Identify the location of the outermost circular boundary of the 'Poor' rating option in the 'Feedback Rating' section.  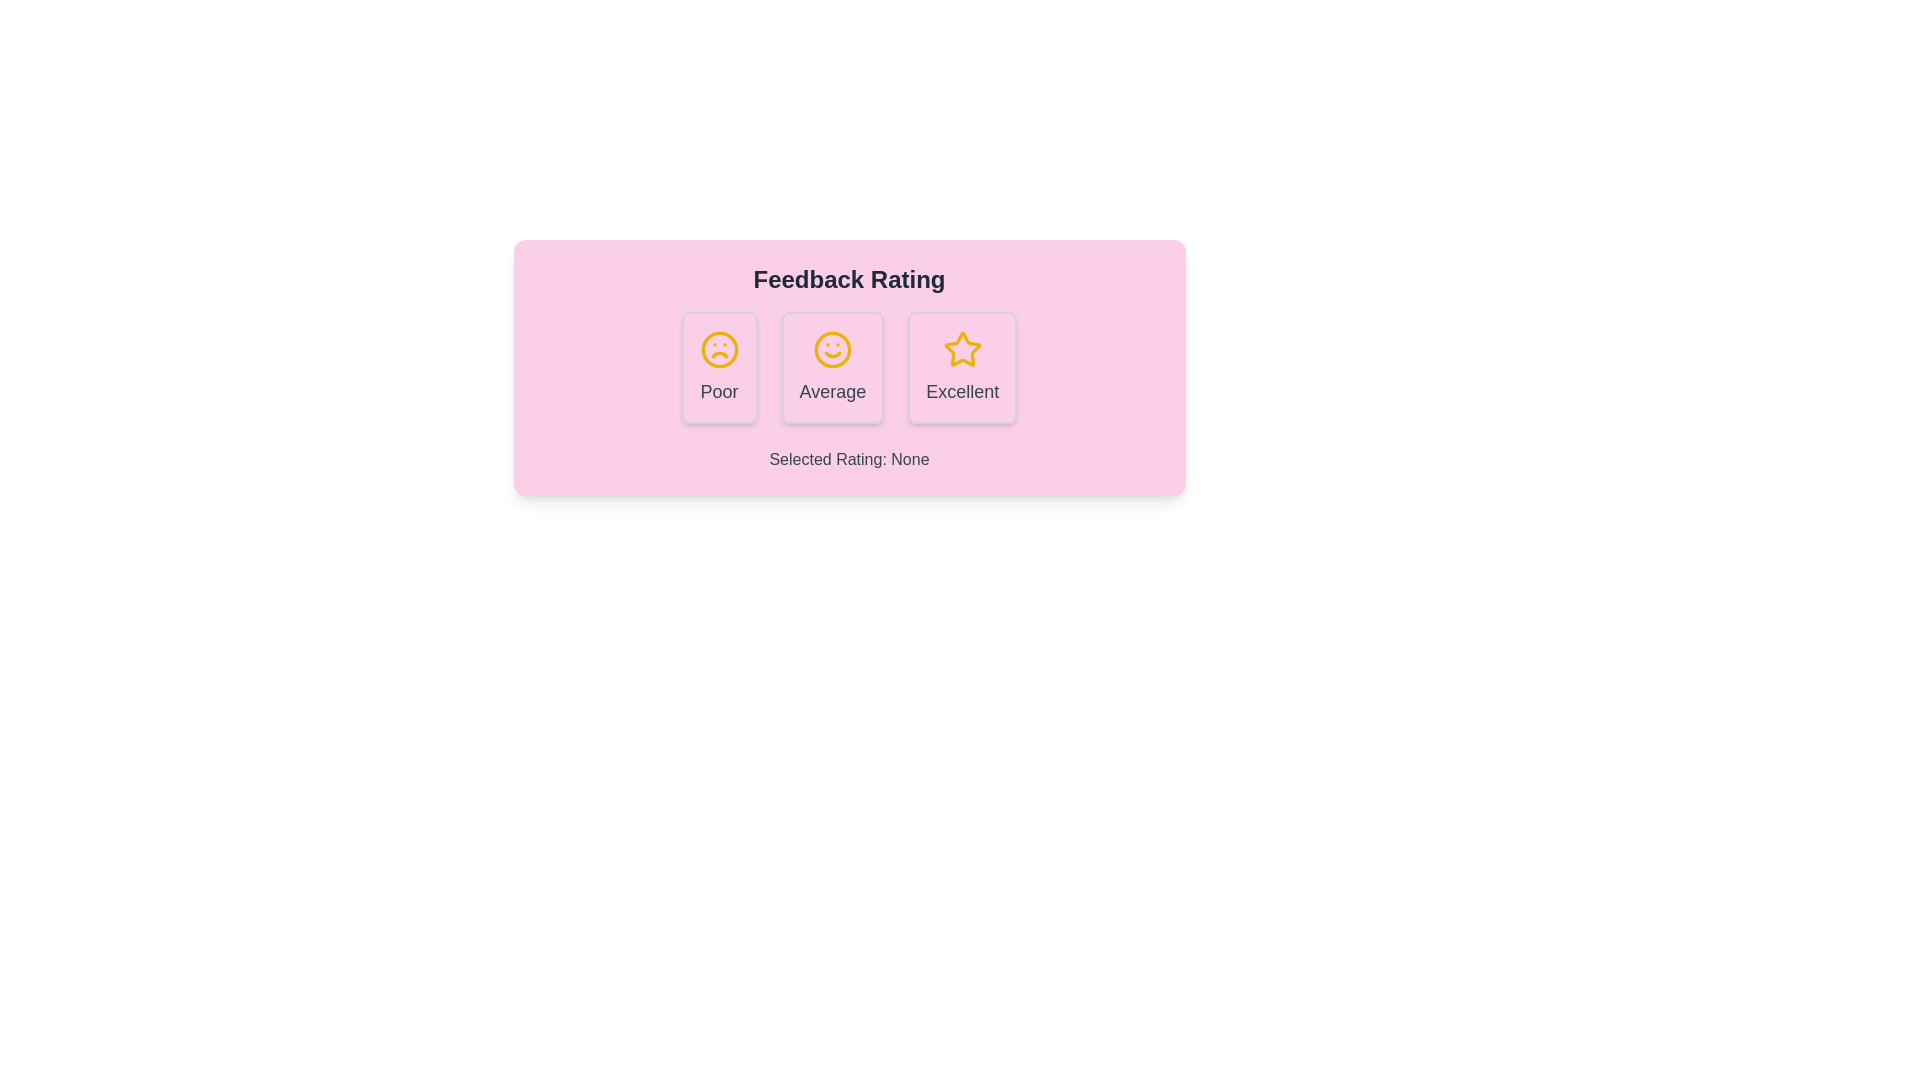
(719, 349).